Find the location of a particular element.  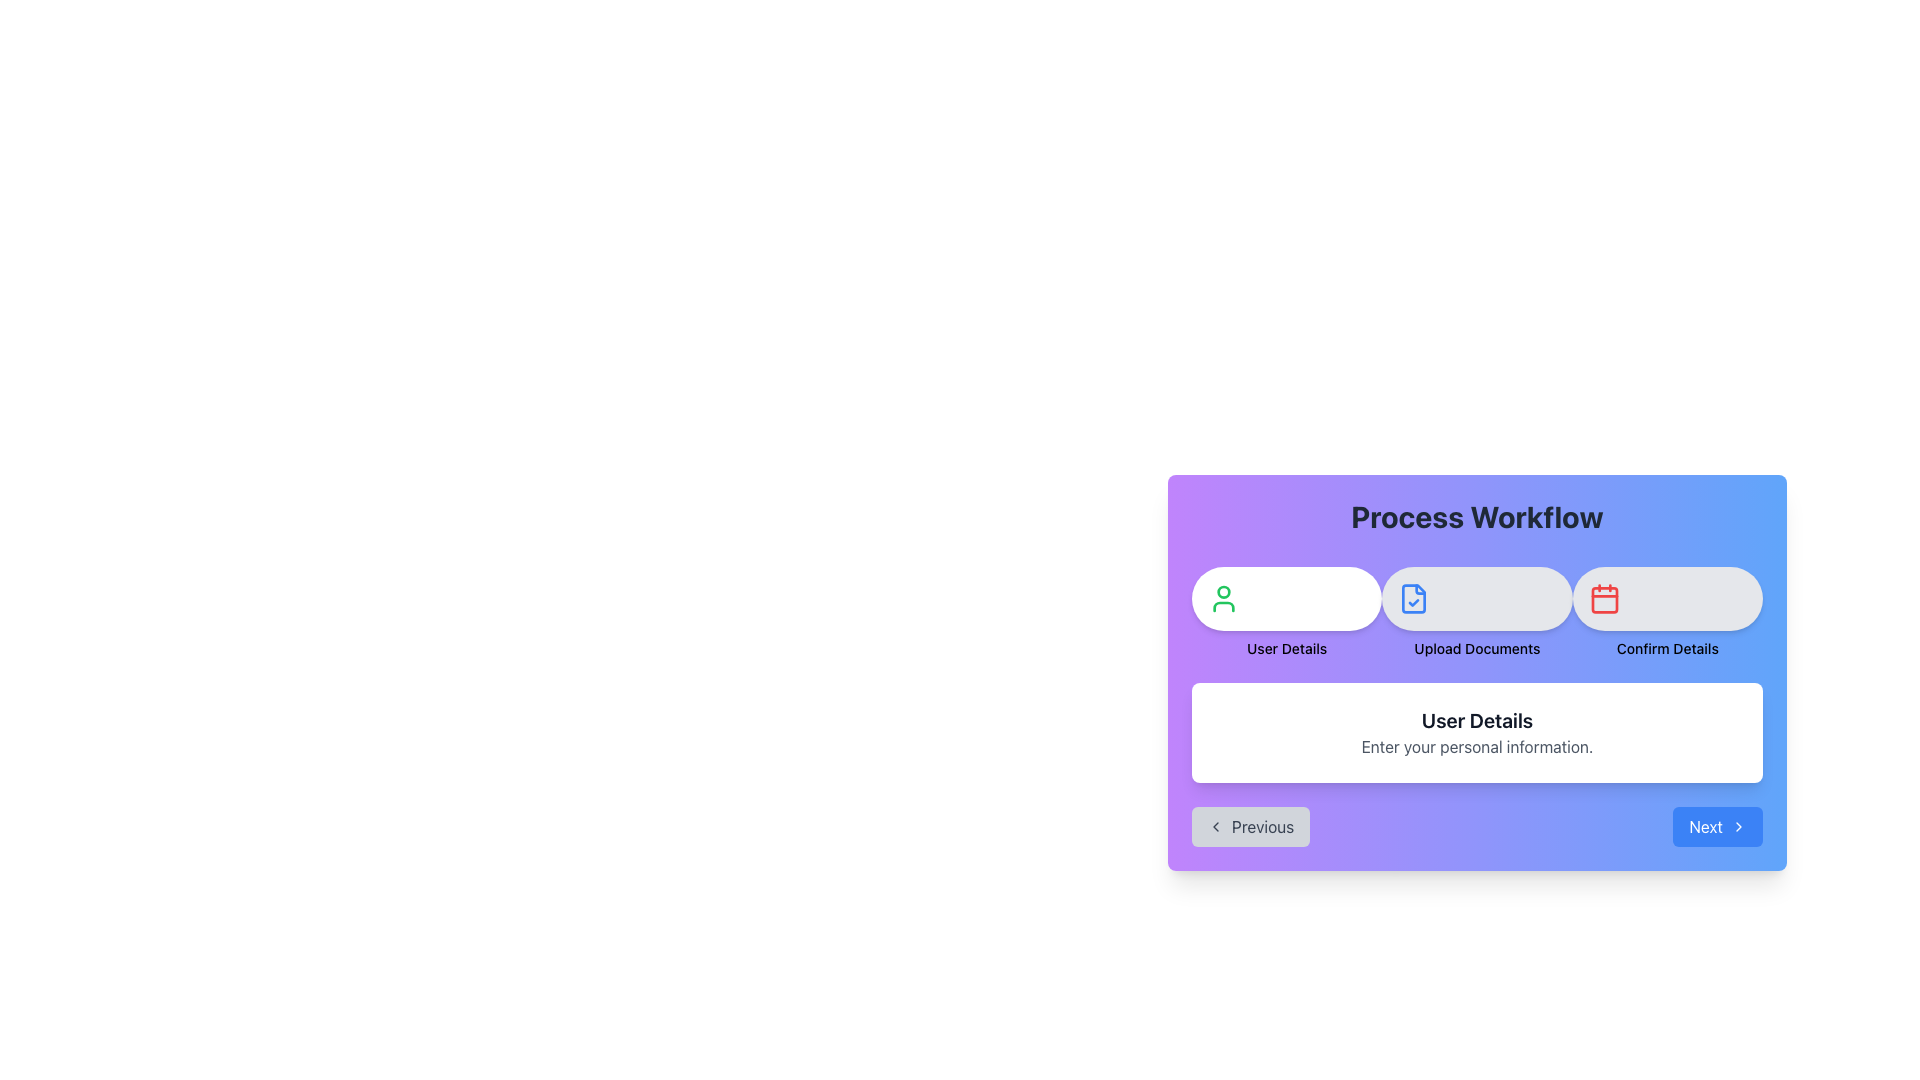

the 'Previous' button located in the bottom-left corner of the 'Process Workflow' card is located at coordinates (1250, 826).